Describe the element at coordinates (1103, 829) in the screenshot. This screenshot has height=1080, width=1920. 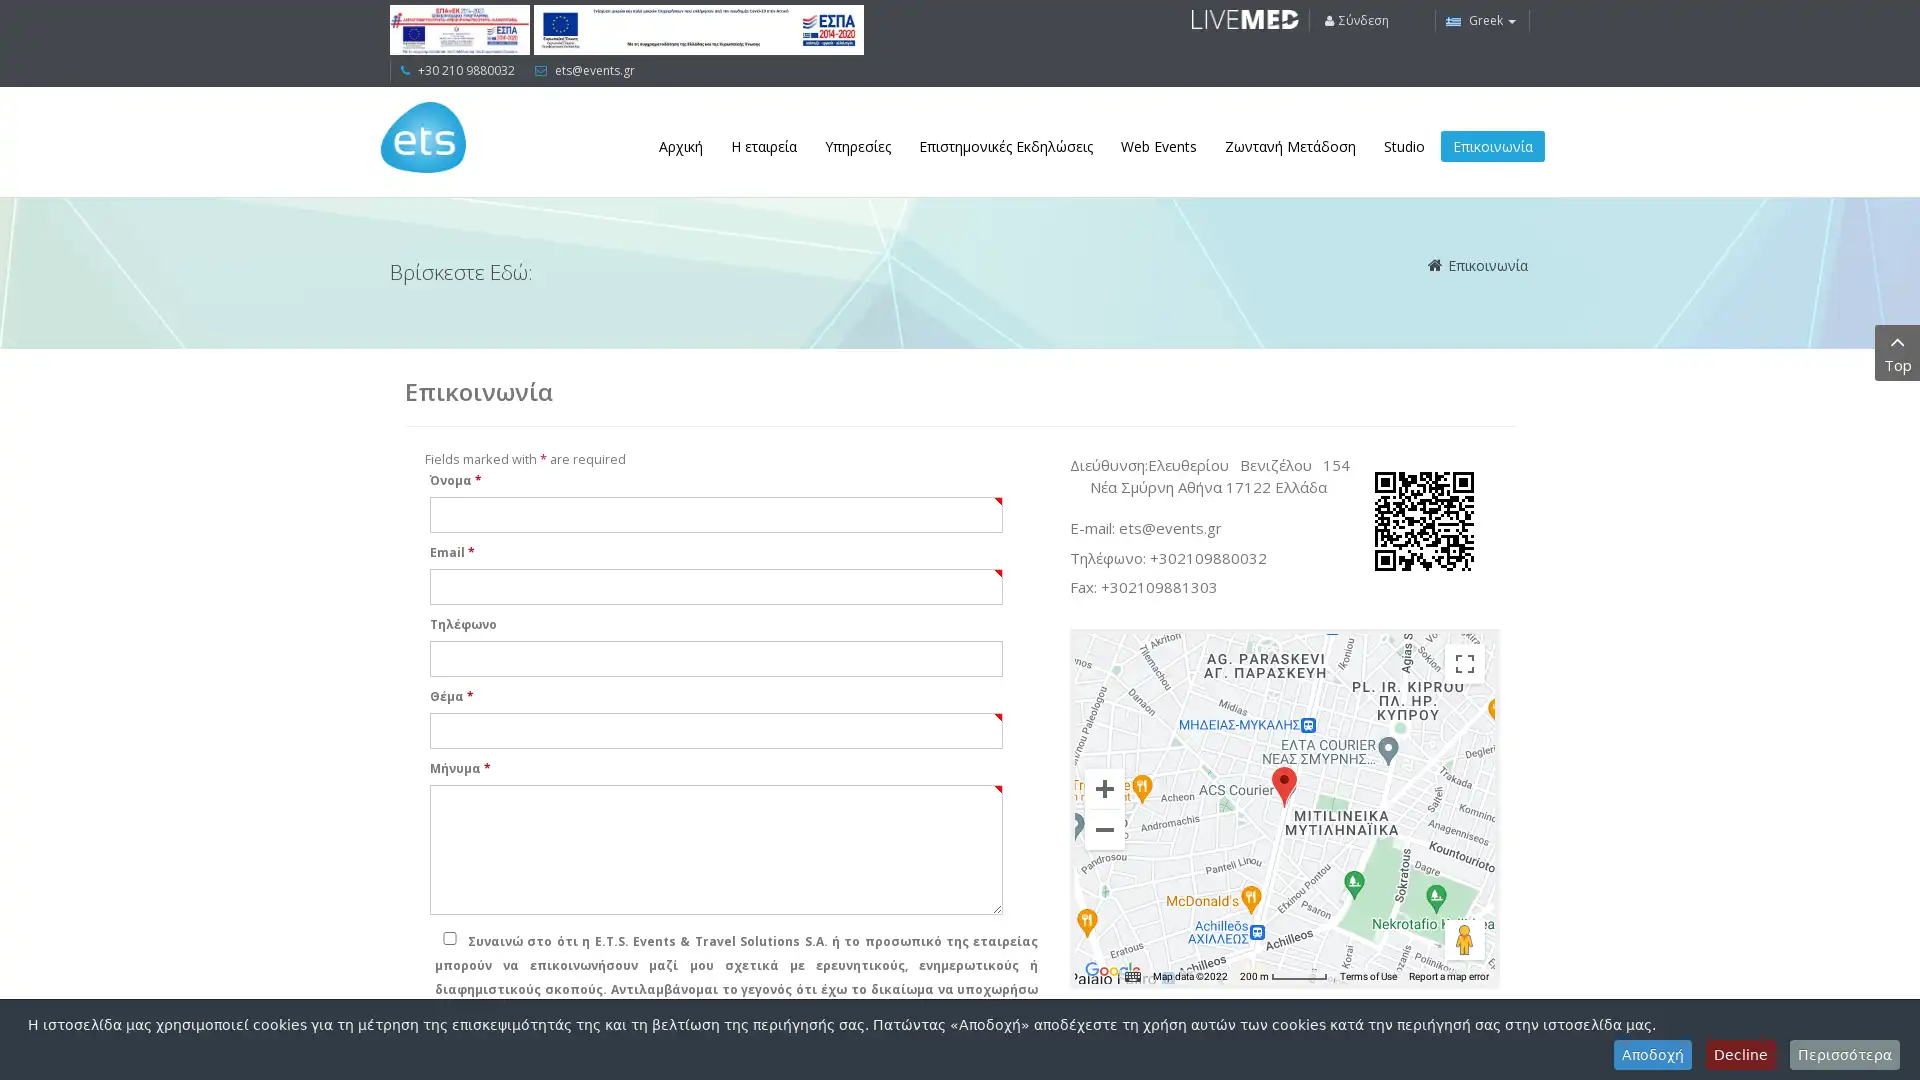
I see `Zoom out` at that location.